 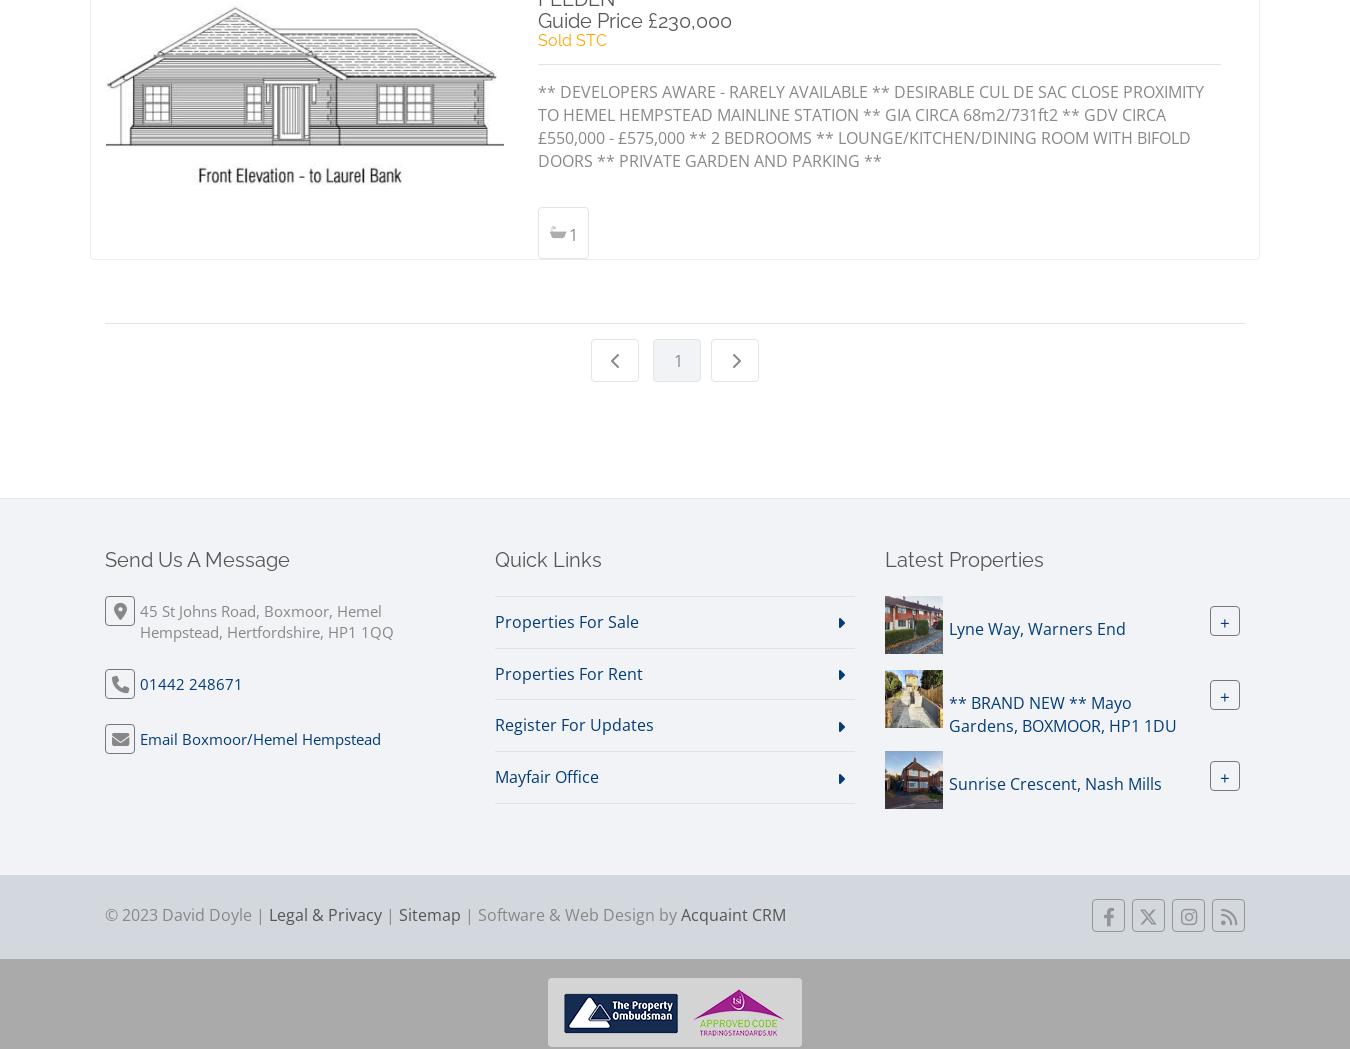 What do you see at coordinates (266, 621) in the screenshot?
I see `'45 St Johns Road, Boxmoor, Hemel Hempstead, Hertfordshire, HP1 1QQ'` at bounding box center [266, 621].